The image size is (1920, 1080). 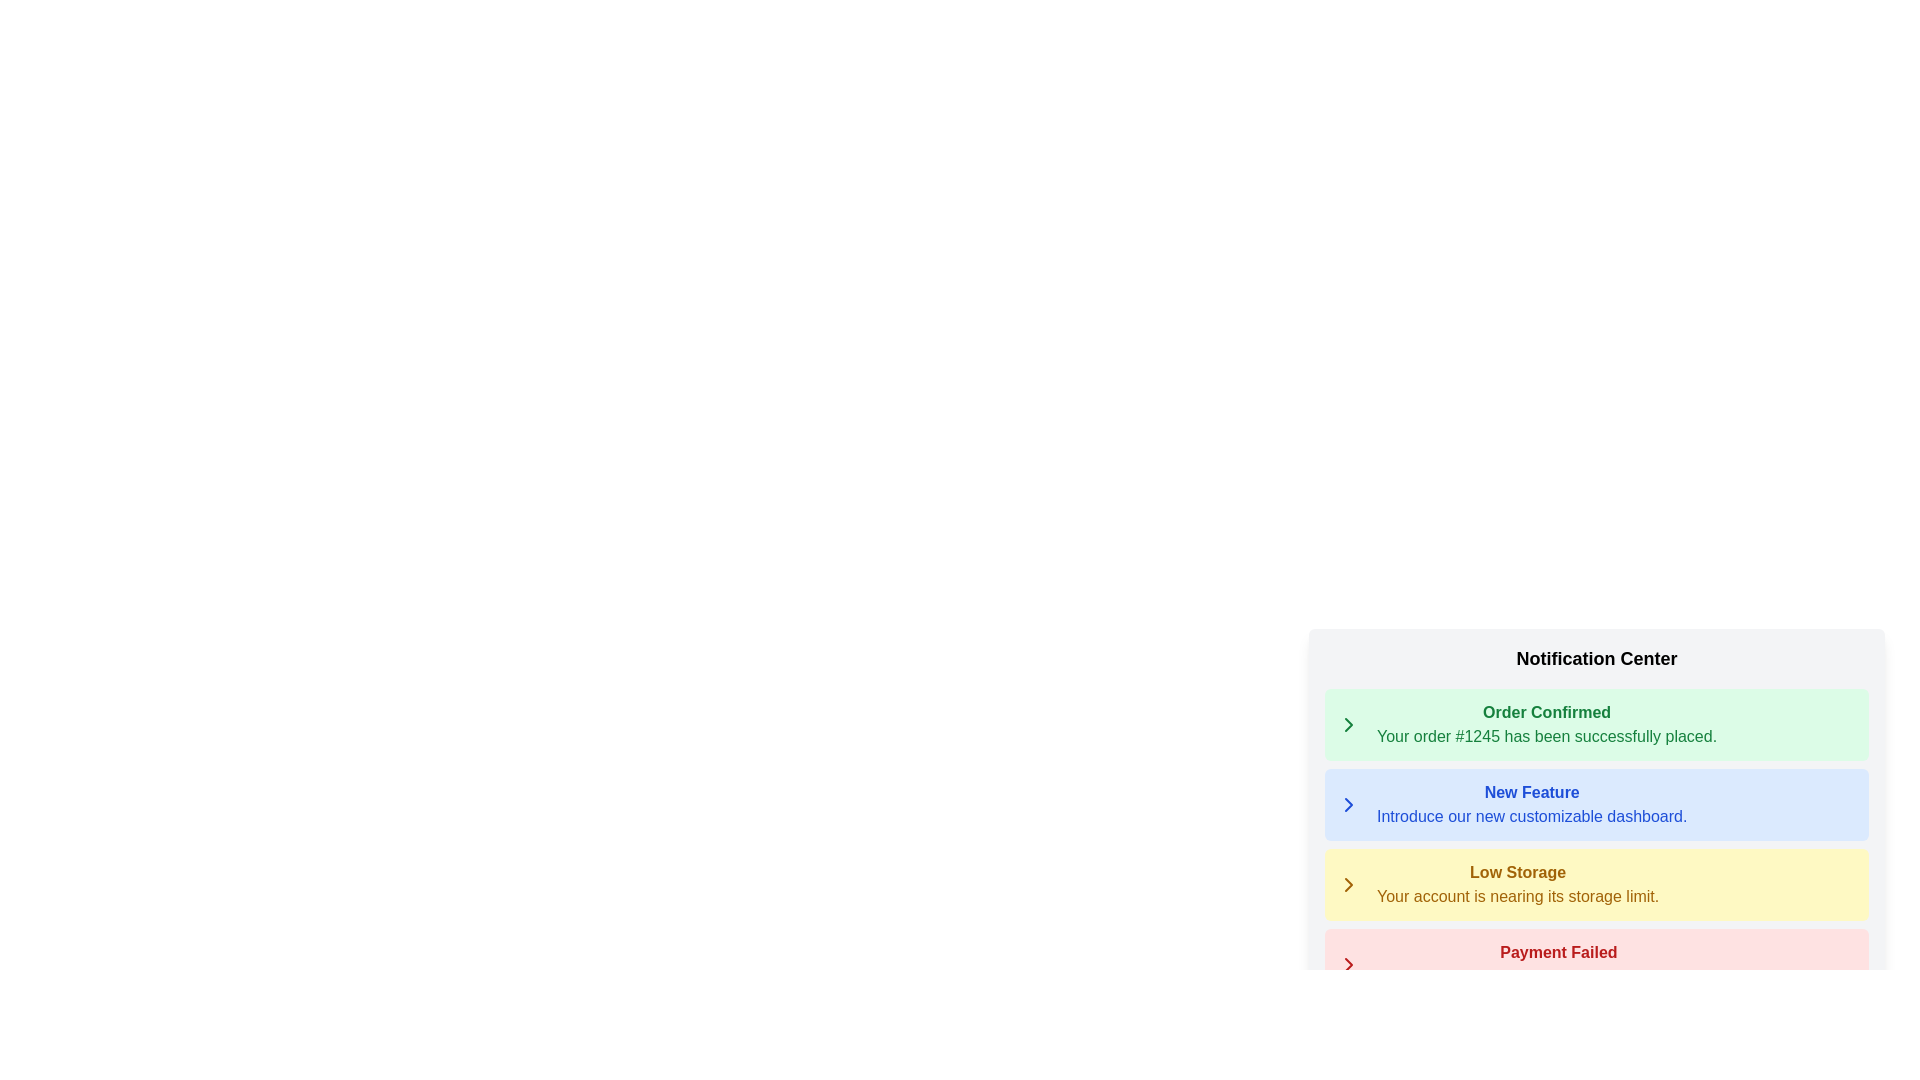 What do you see at coordinates (1531, 804) in the screenshot?
I see `displayed information from the text-based notification labeled 'New Feature' with a blue theme, which includes the message 'Introduce our new customizable dashboard.'` at bounding box center [1531, 804].